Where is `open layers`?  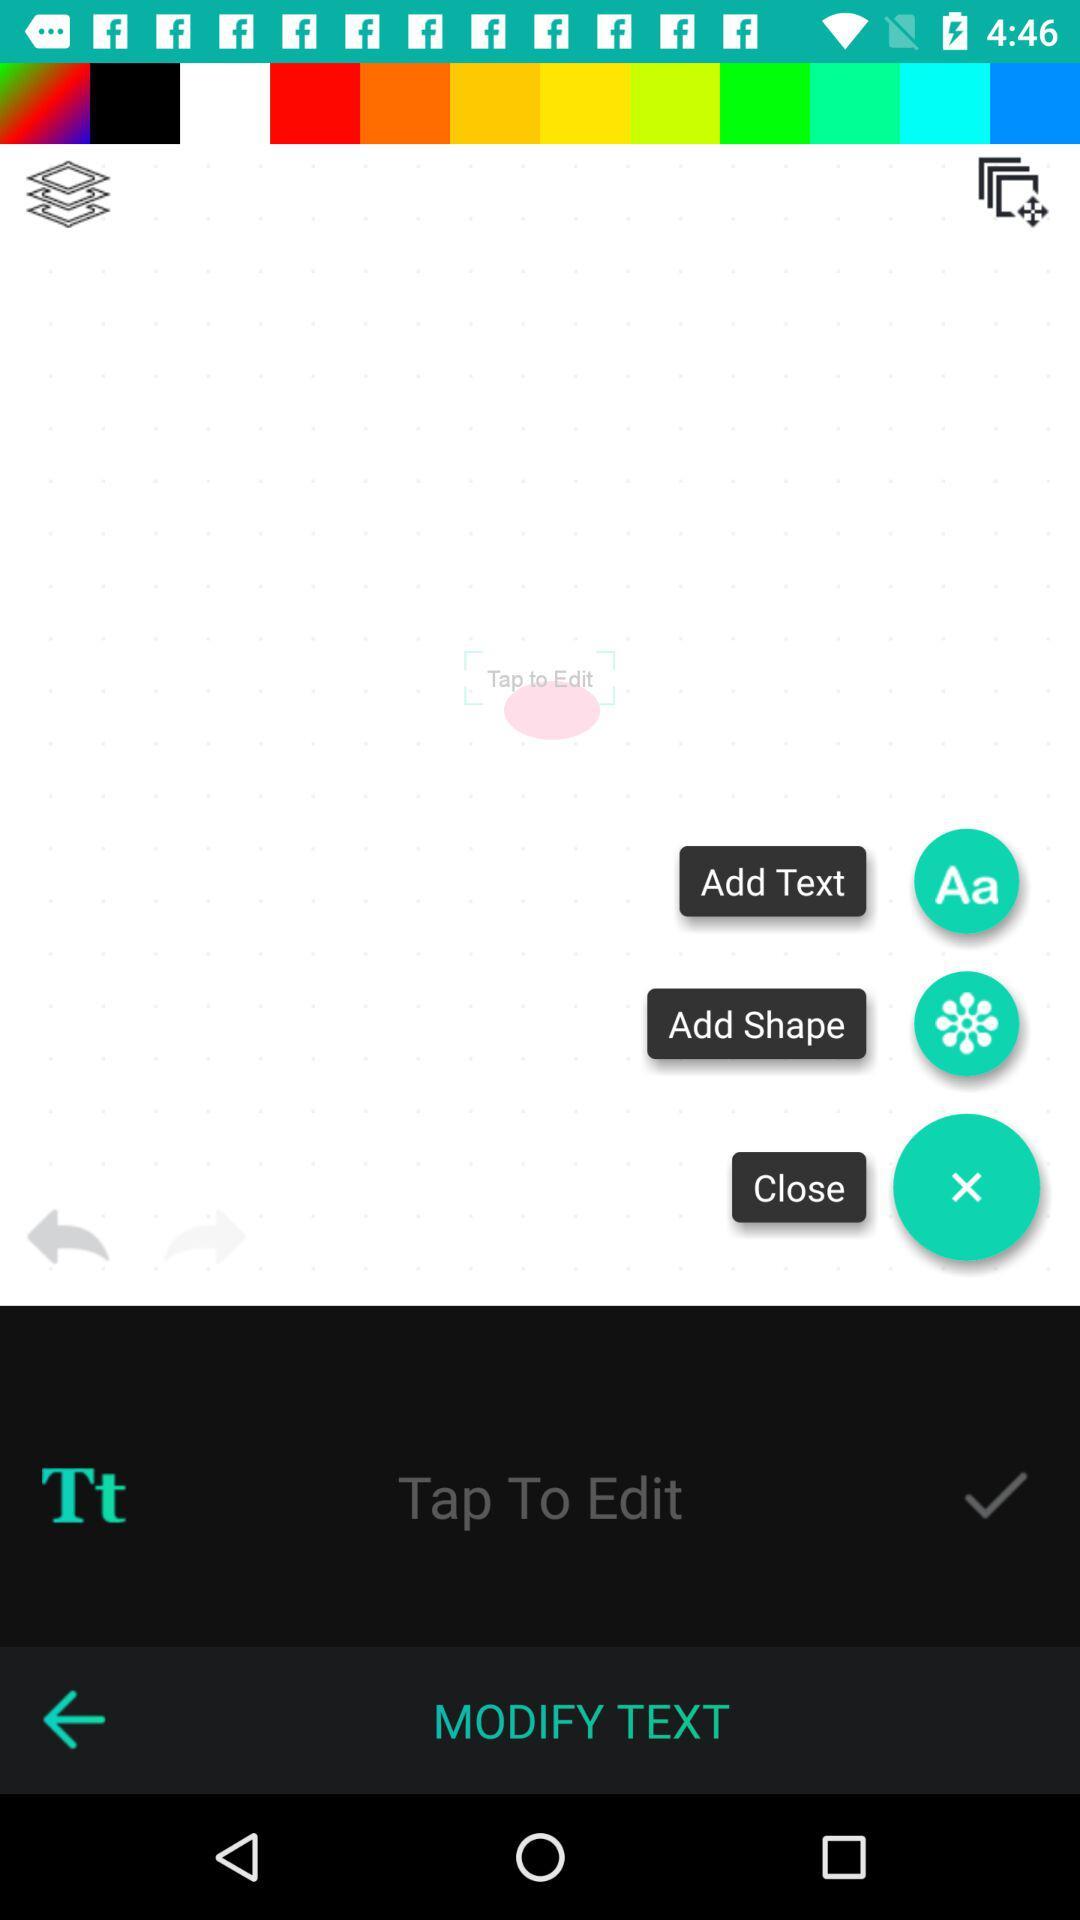
open layers is located at coordinates (1013, 192).